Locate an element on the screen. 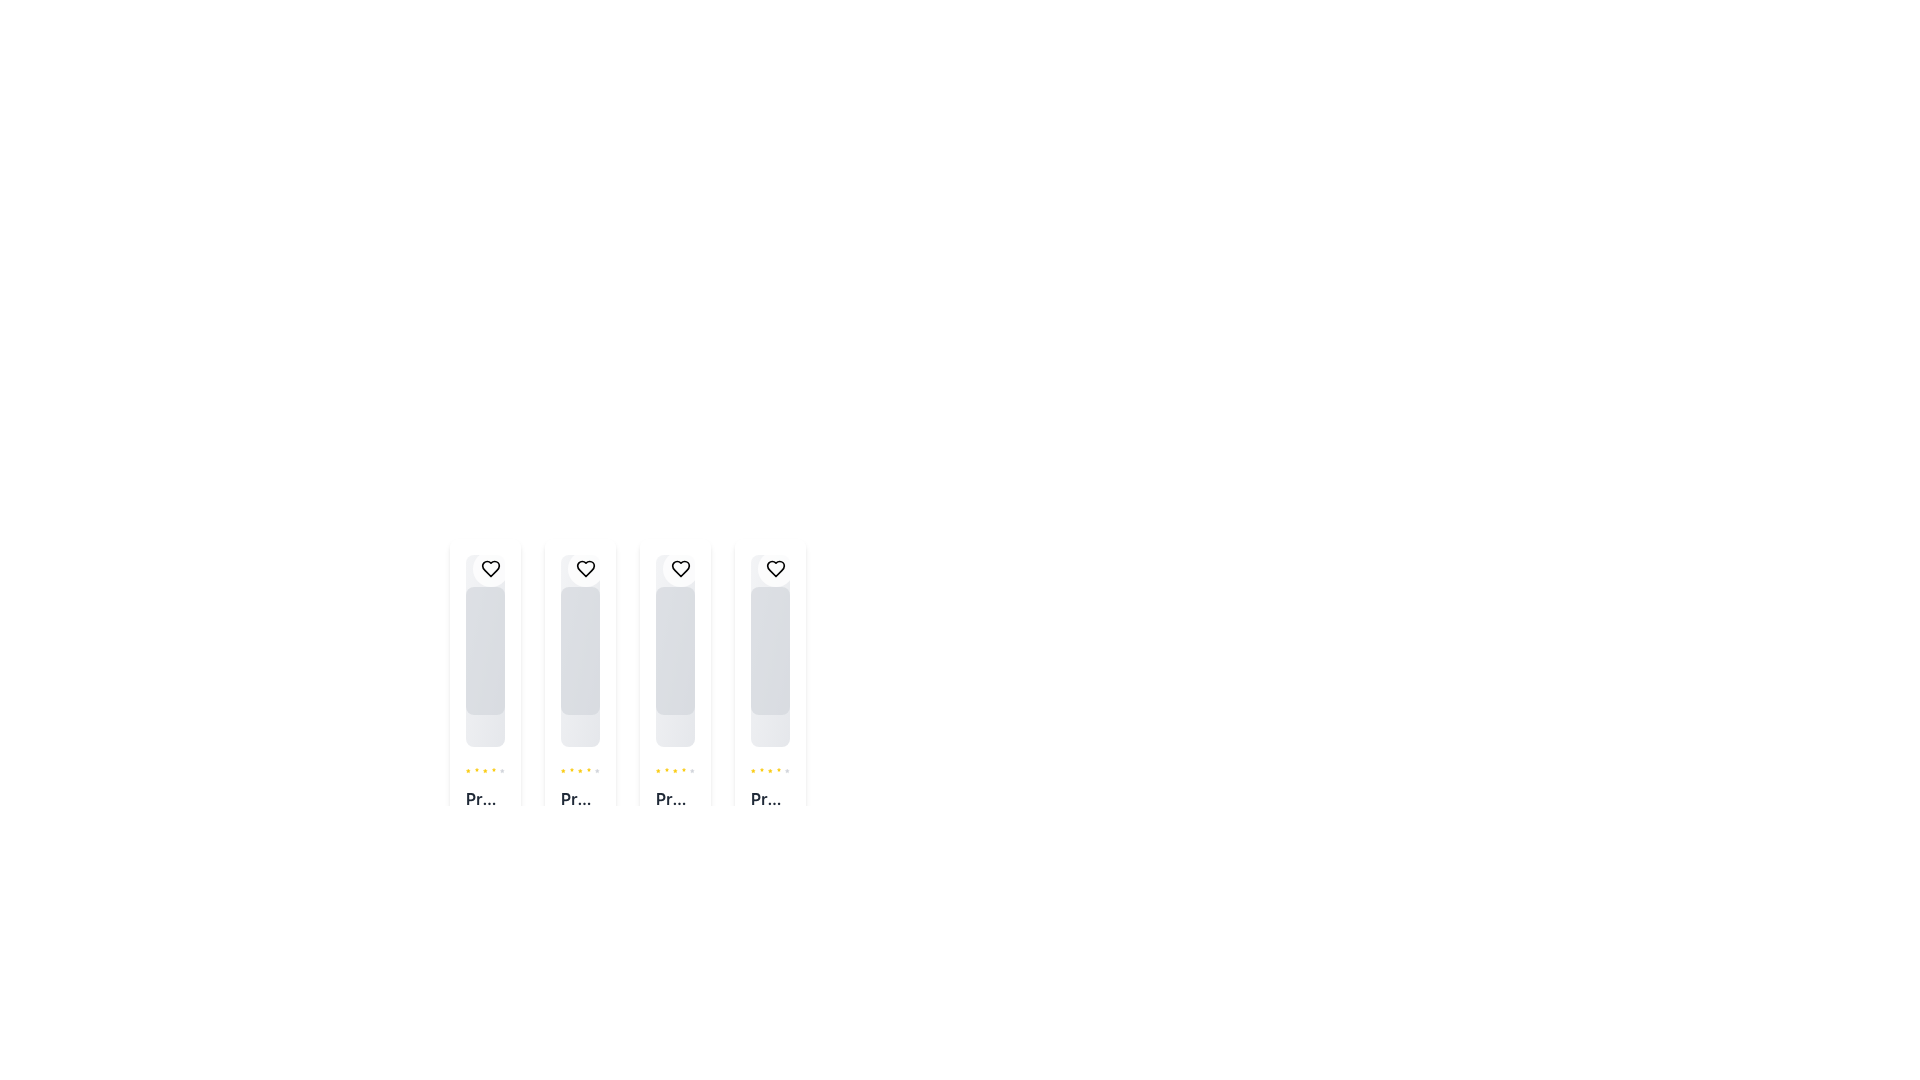 Image resolution: width=1920 pixels, height=1080 pixels. the text label displaying 'Category' for accessibility is located at coordinates (579, 829).